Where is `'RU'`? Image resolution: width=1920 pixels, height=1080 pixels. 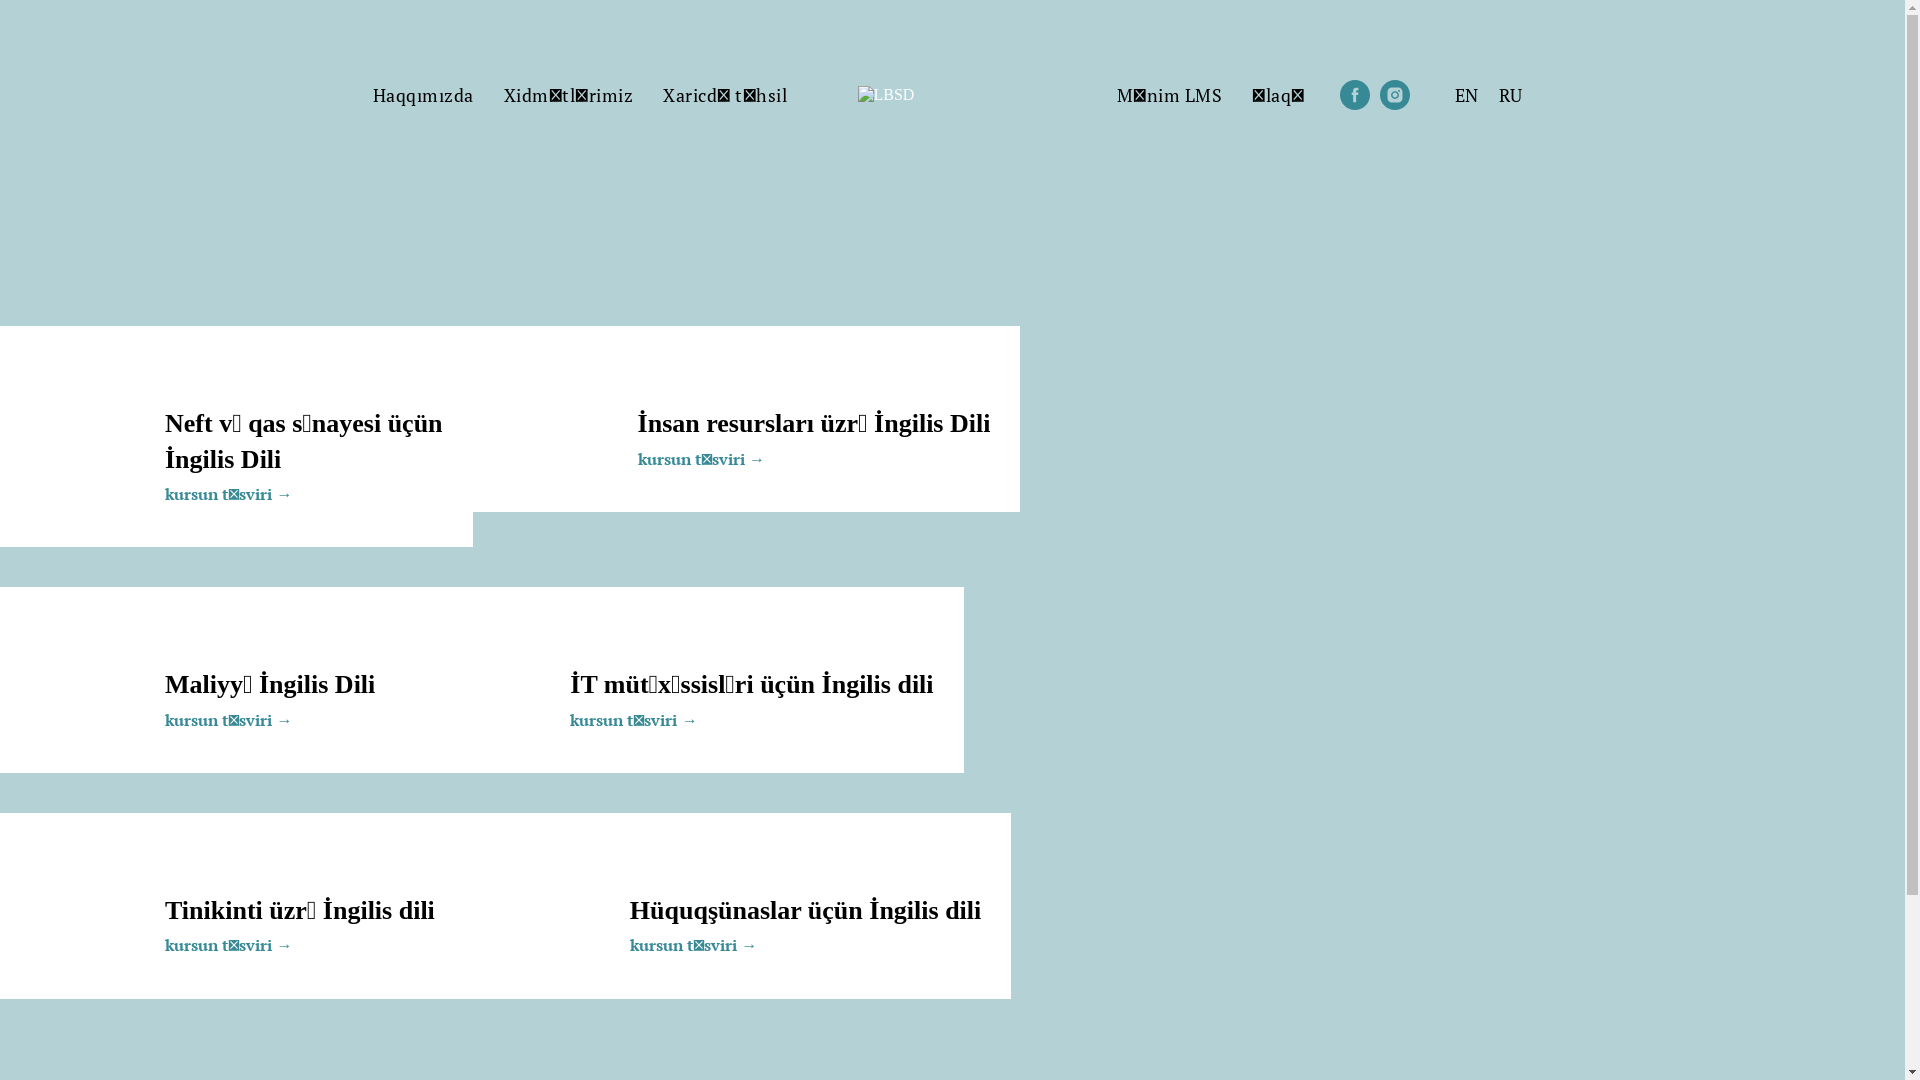 'RU' is located at coordinates (1510, 95).